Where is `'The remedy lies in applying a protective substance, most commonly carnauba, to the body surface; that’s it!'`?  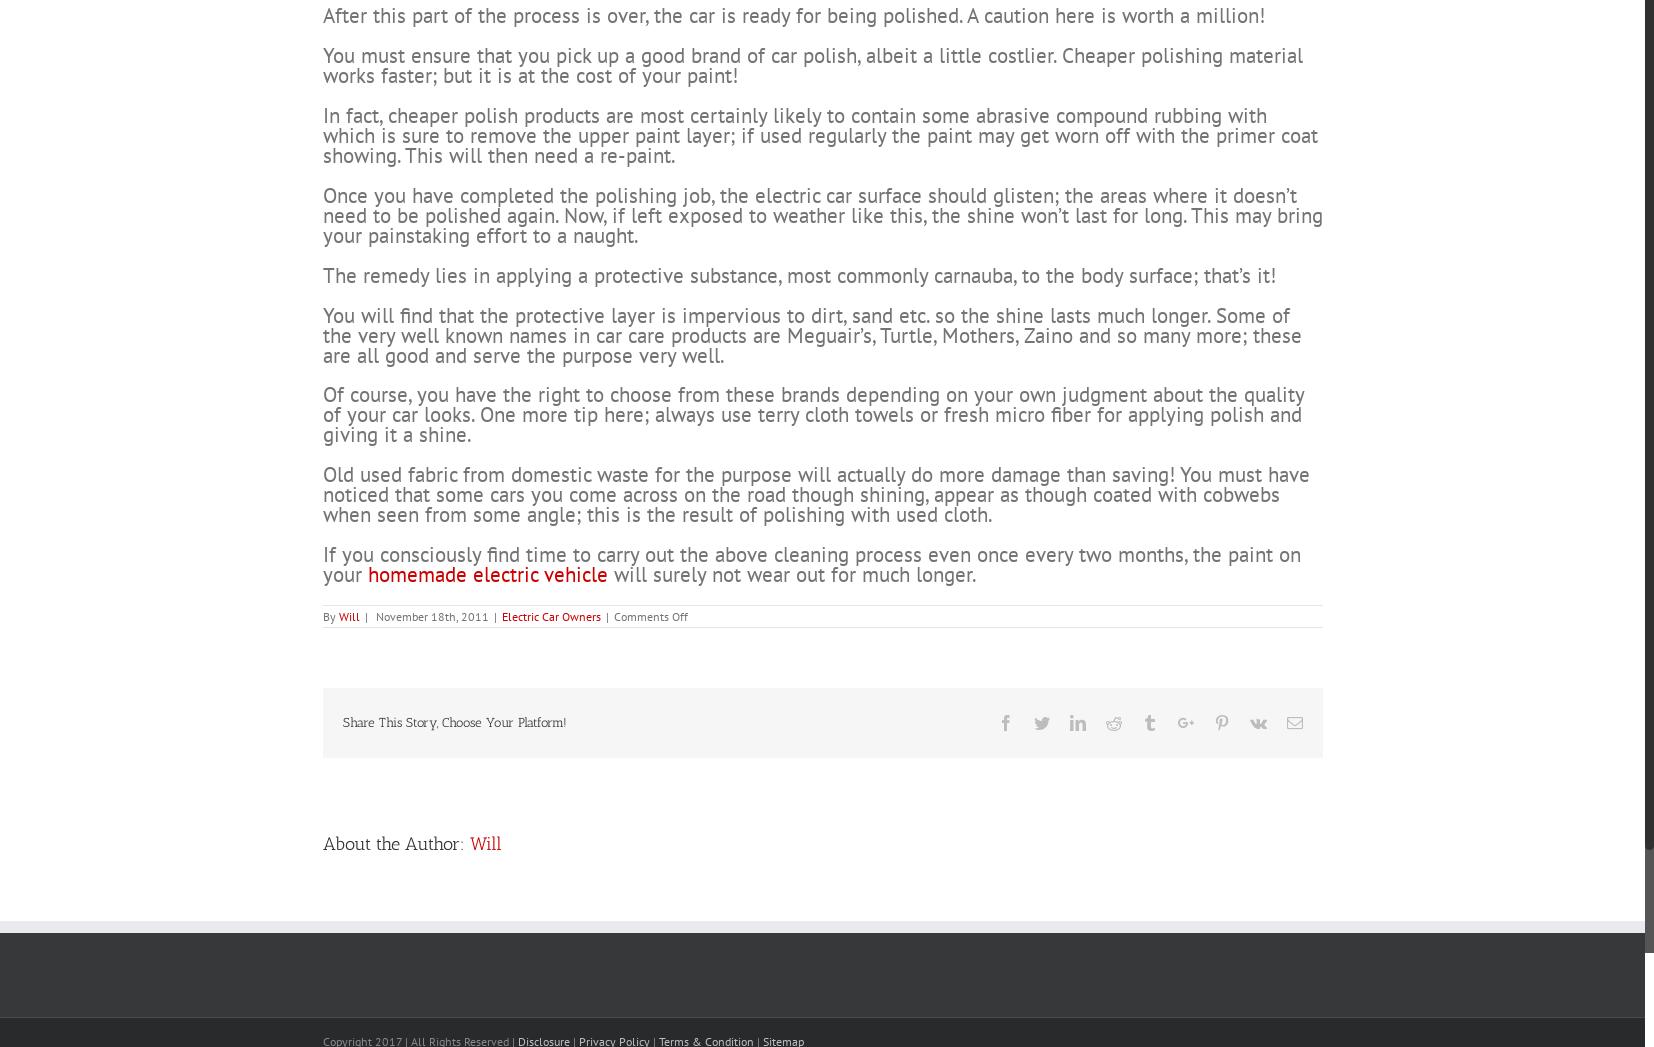
'The remedy lies in applying a protective substance, most commonly carnauba, to the body surface; that’s it!' is located at coordinates (798, 348).